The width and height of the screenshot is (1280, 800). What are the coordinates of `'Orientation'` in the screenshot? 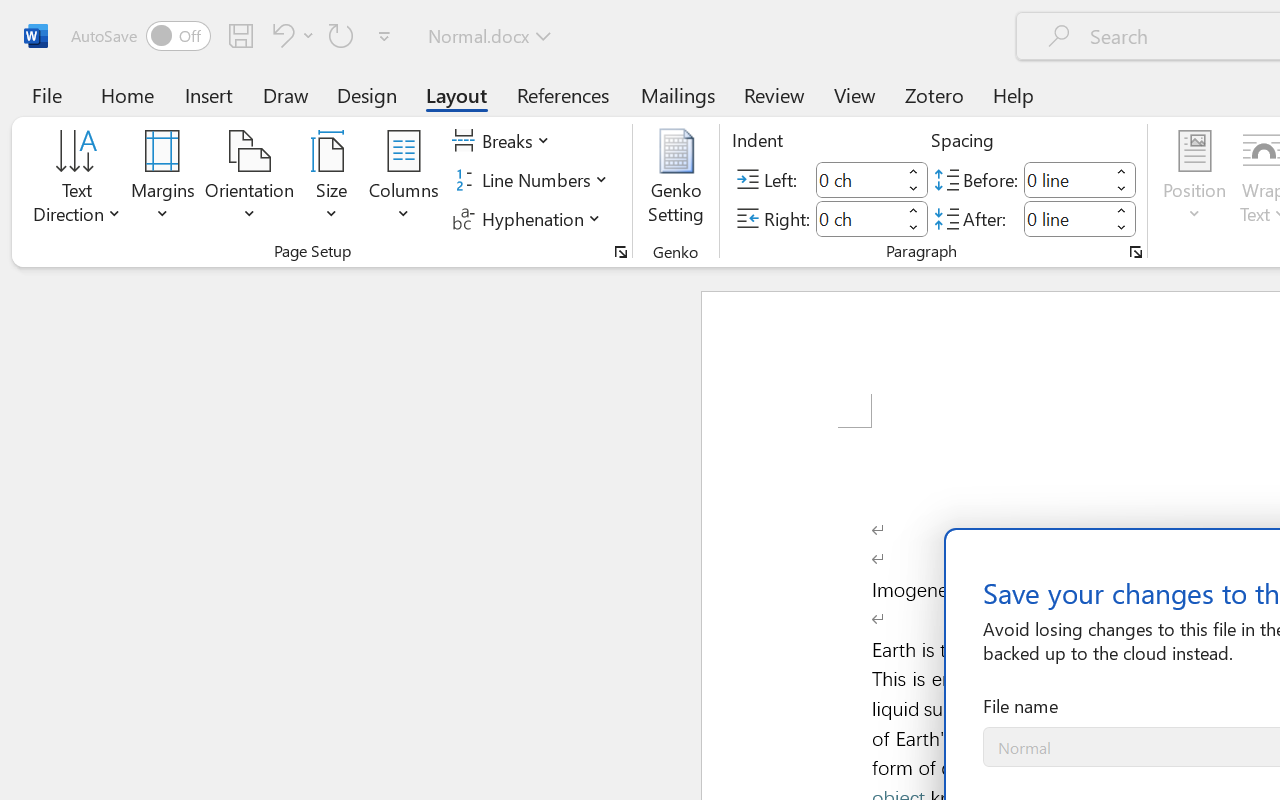 It's located at (249, 179).